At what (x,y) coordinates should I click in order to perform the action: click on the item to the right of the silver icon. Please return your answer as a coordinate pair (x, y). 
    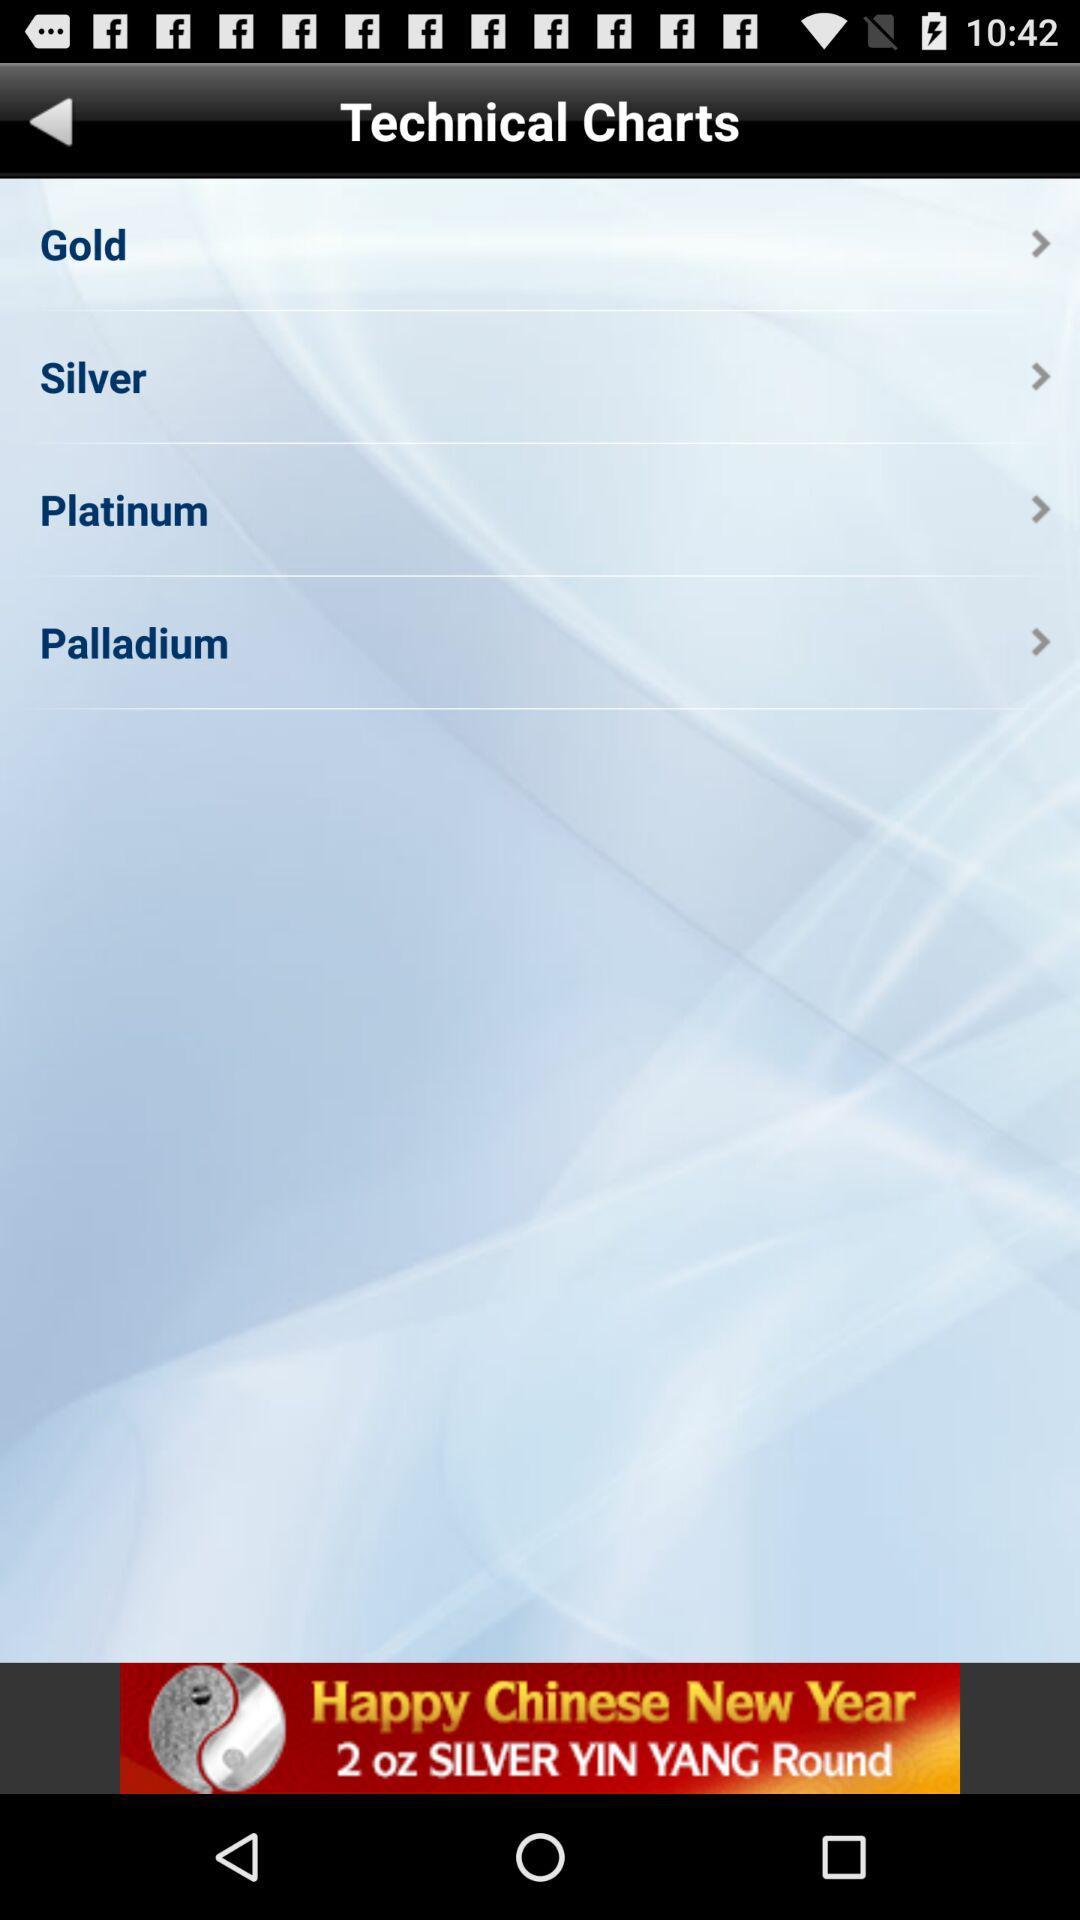
    Looking at the image, I should click on (1040, 376).